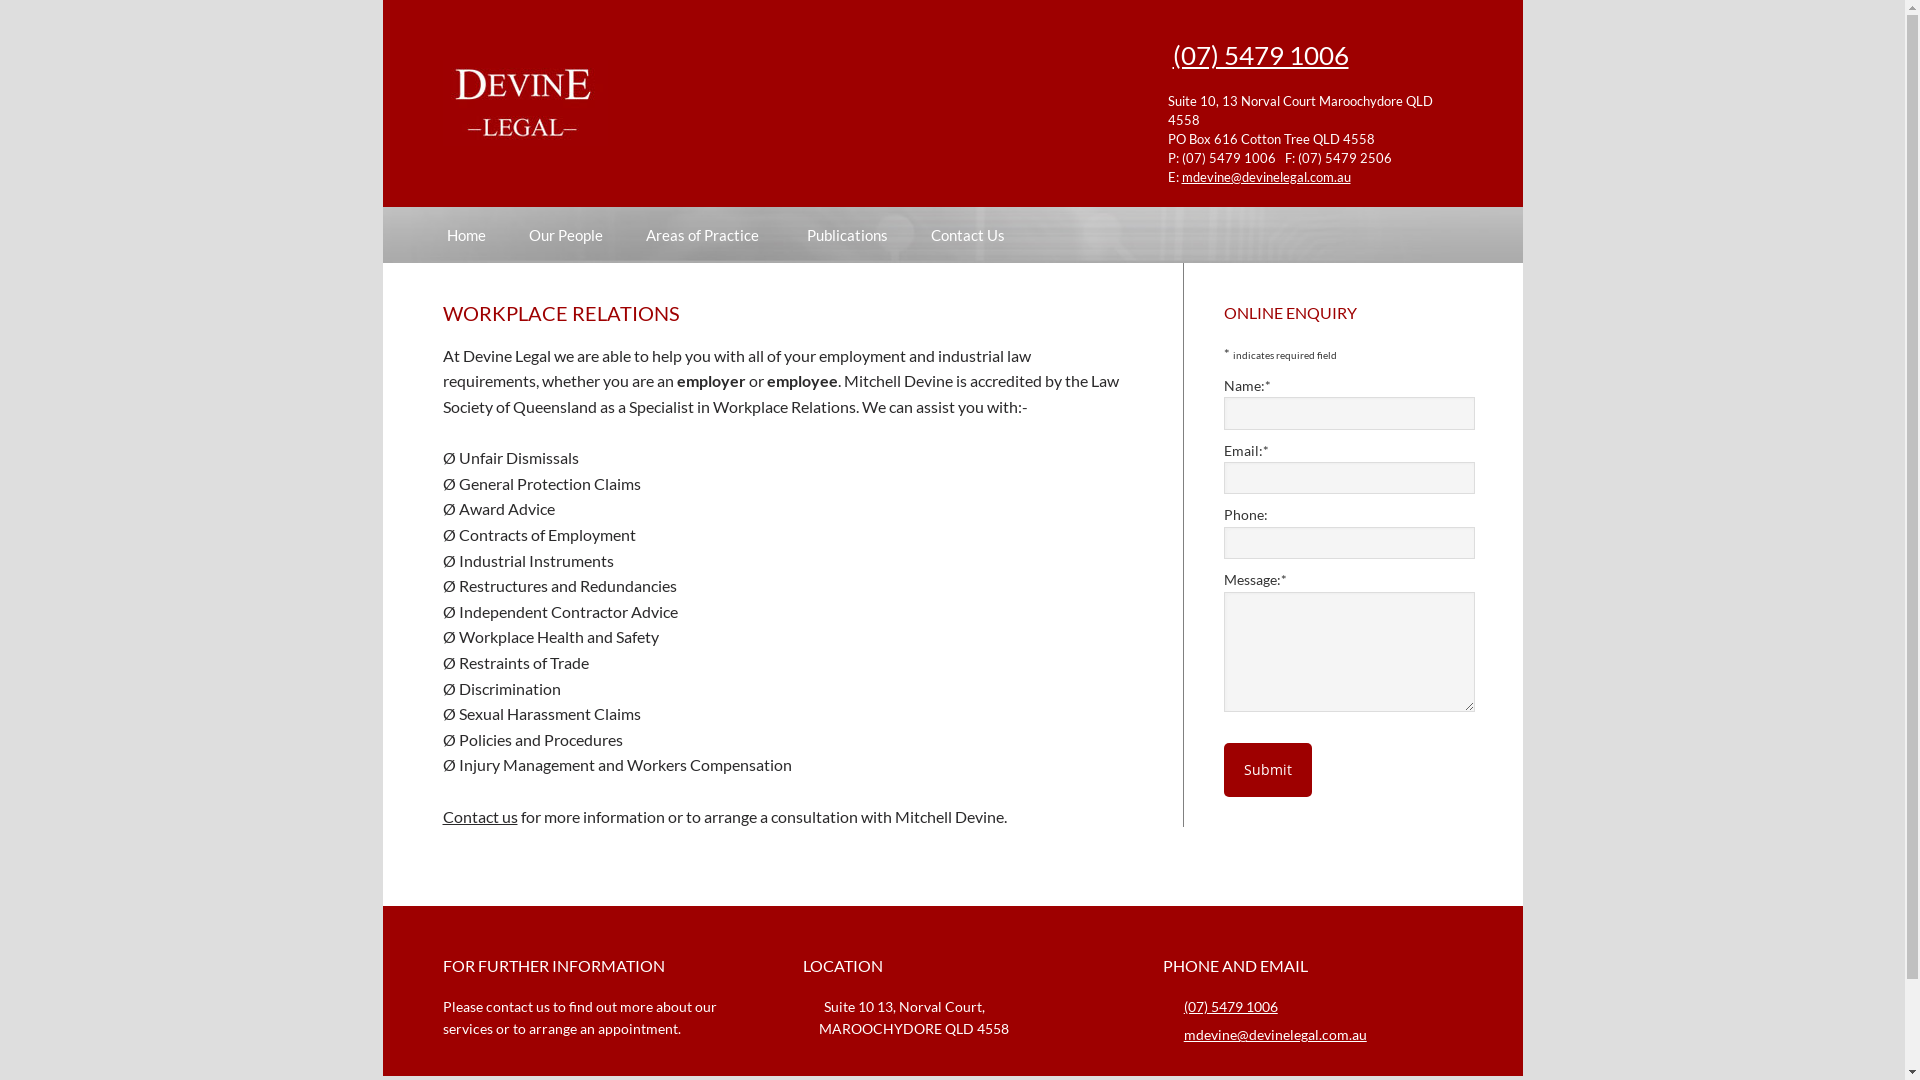  What do you see at coordinates (846, 233) in the screenshot?
I see `'Publications'` at bounding box center [846, 233].